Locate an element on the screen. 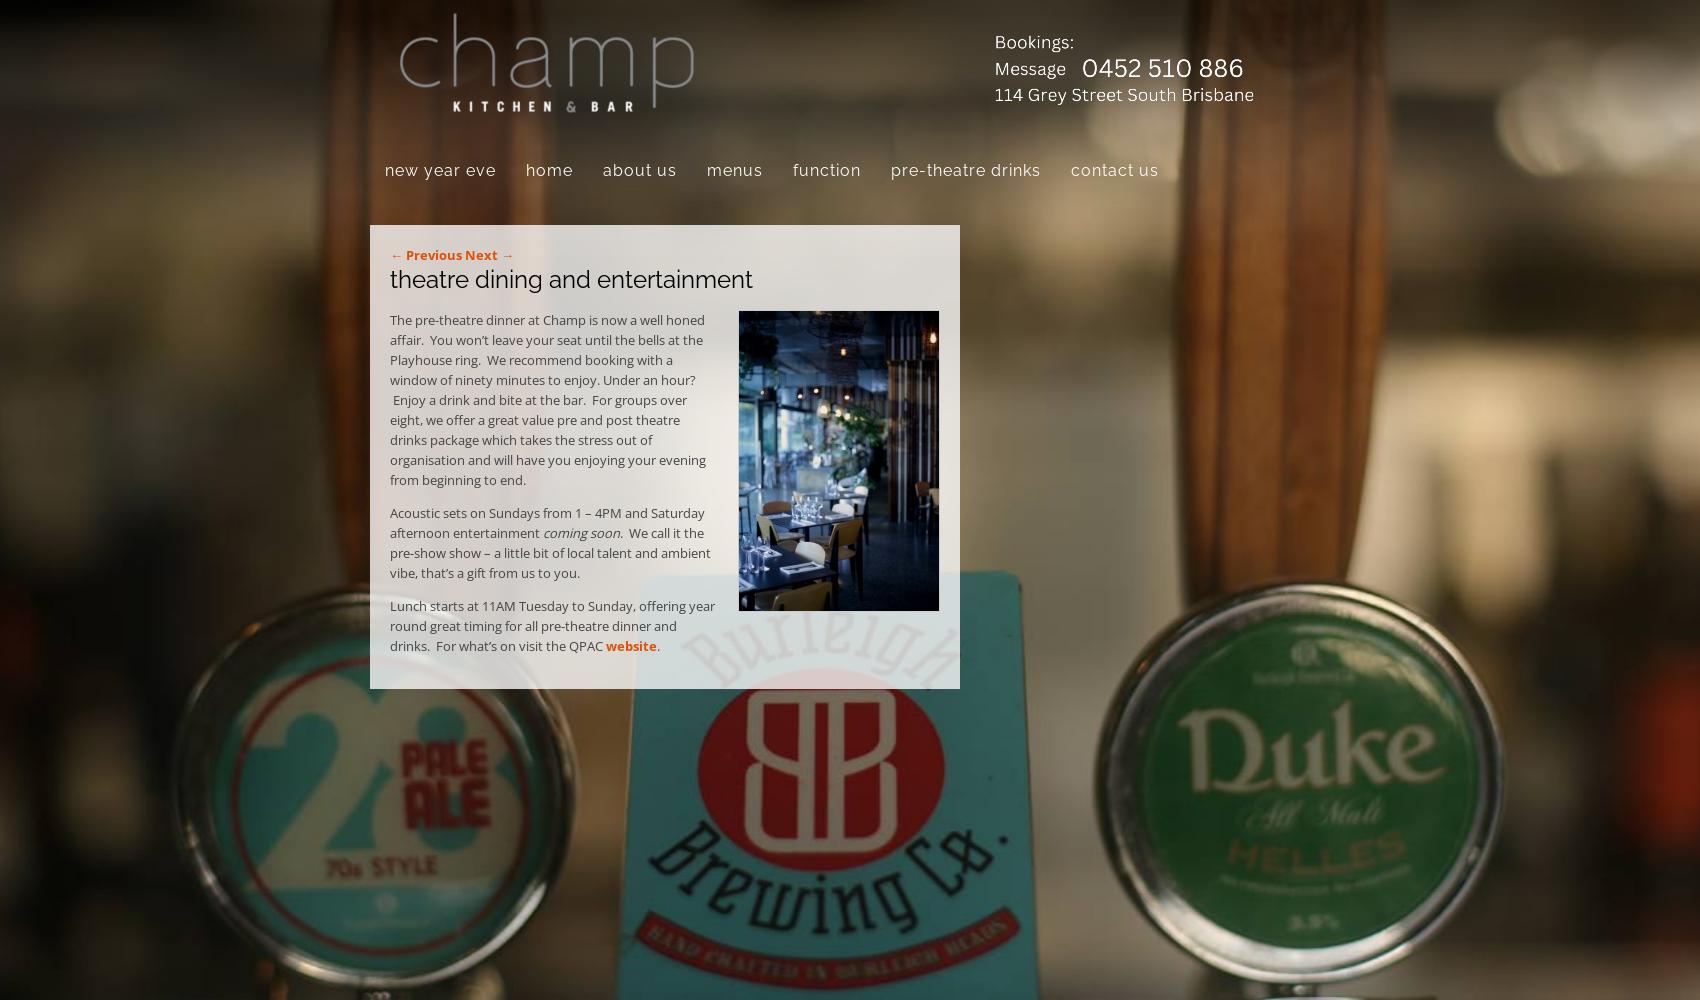 This screenshot has width=1700, height=1000. 'Previous' is located at coordinates (432, 255).